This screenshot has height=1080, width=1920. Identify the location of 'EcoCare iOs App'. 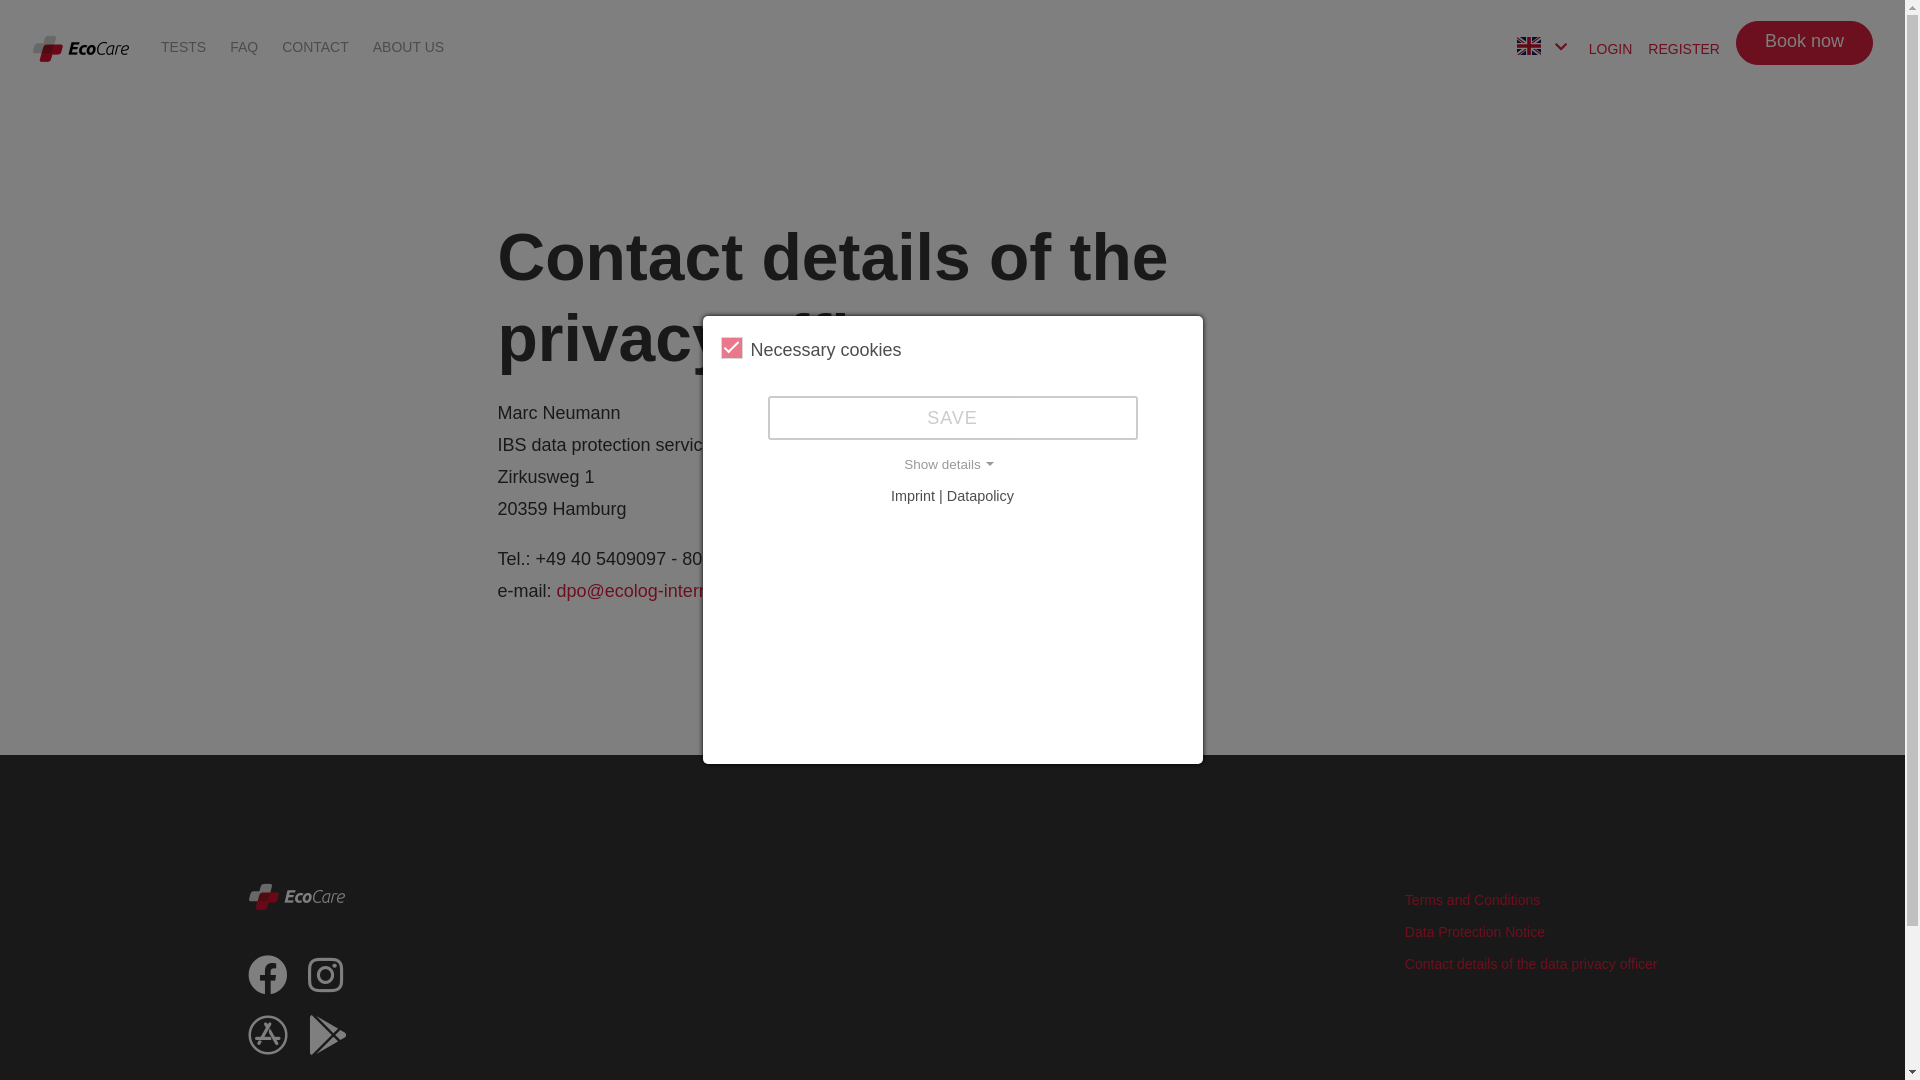
(247, 1043).